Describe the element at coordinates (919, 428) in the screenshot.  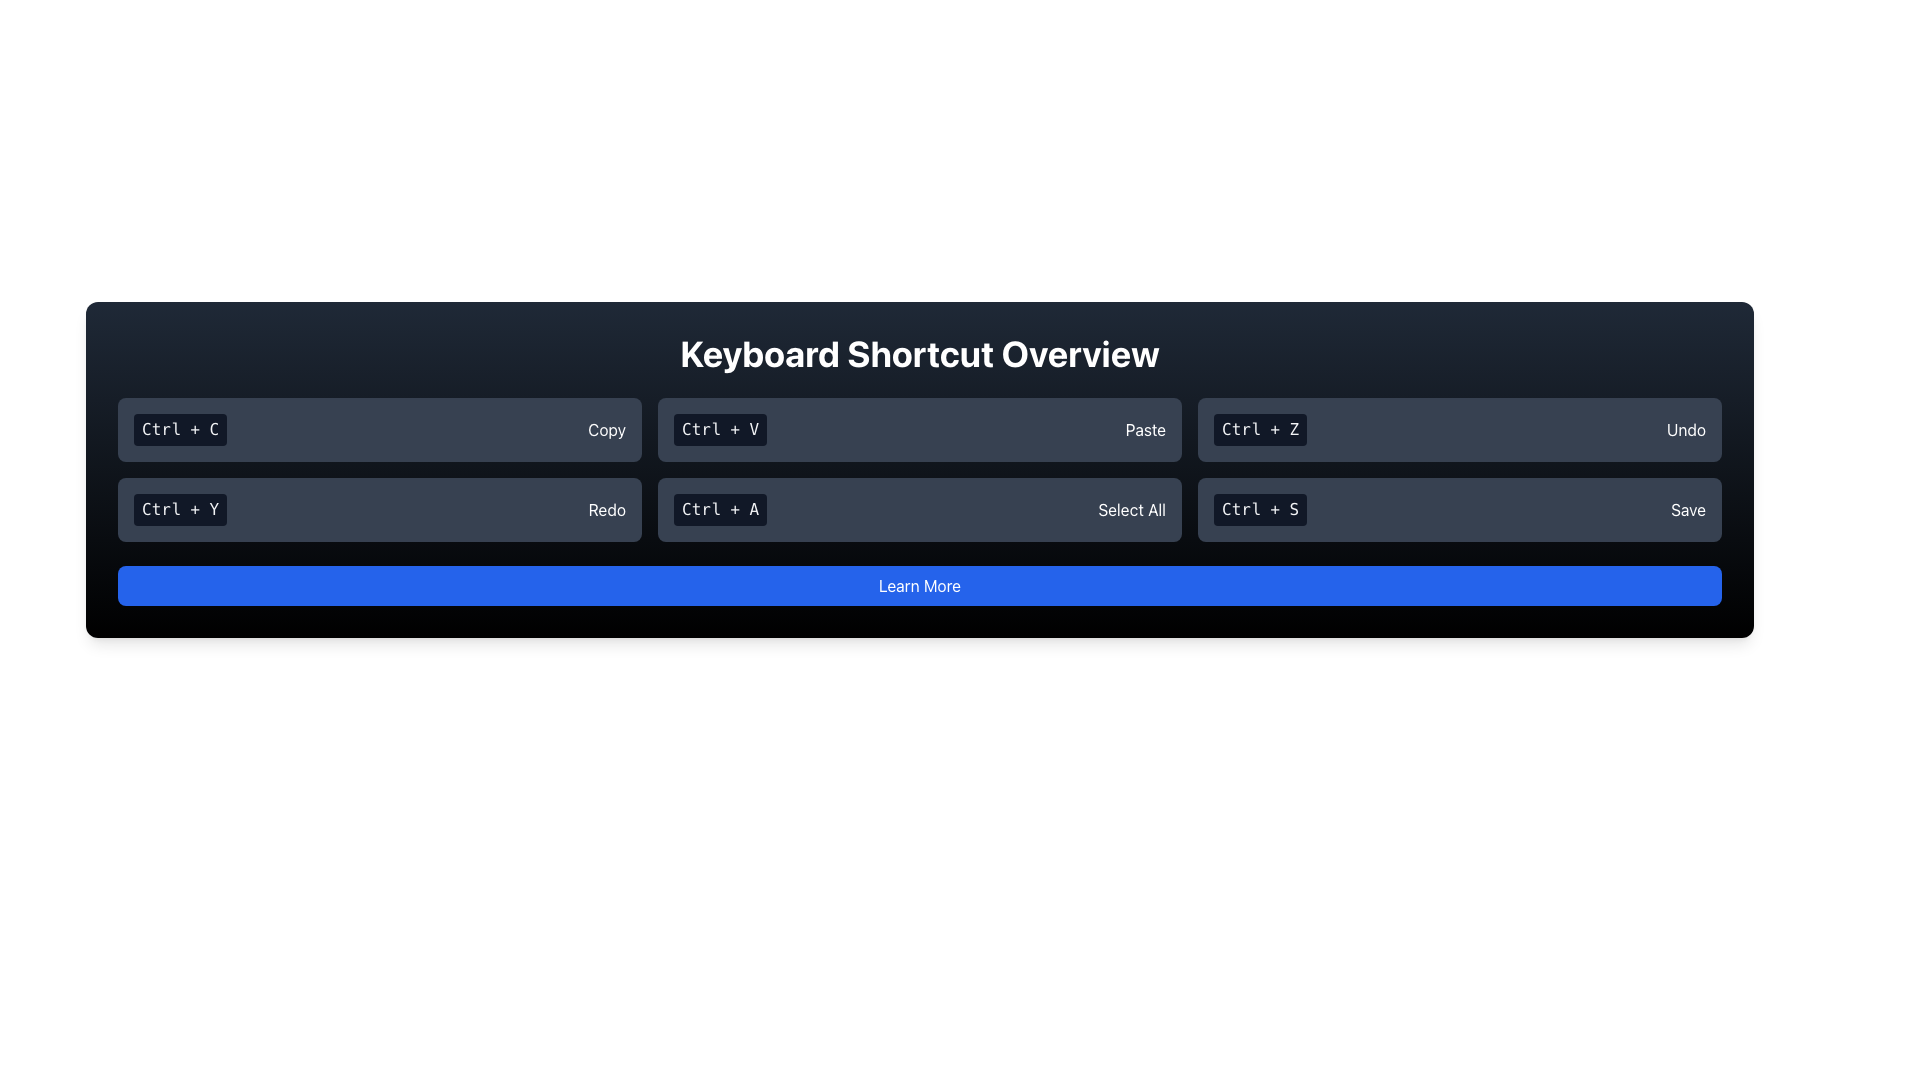
I see `the 'Paste' button, which displays the keyboard shortcut 'Ctrl + V' and is located between the 'Copy' and 'Undo' buttons in the first row of the shortcut button grid` at that location.